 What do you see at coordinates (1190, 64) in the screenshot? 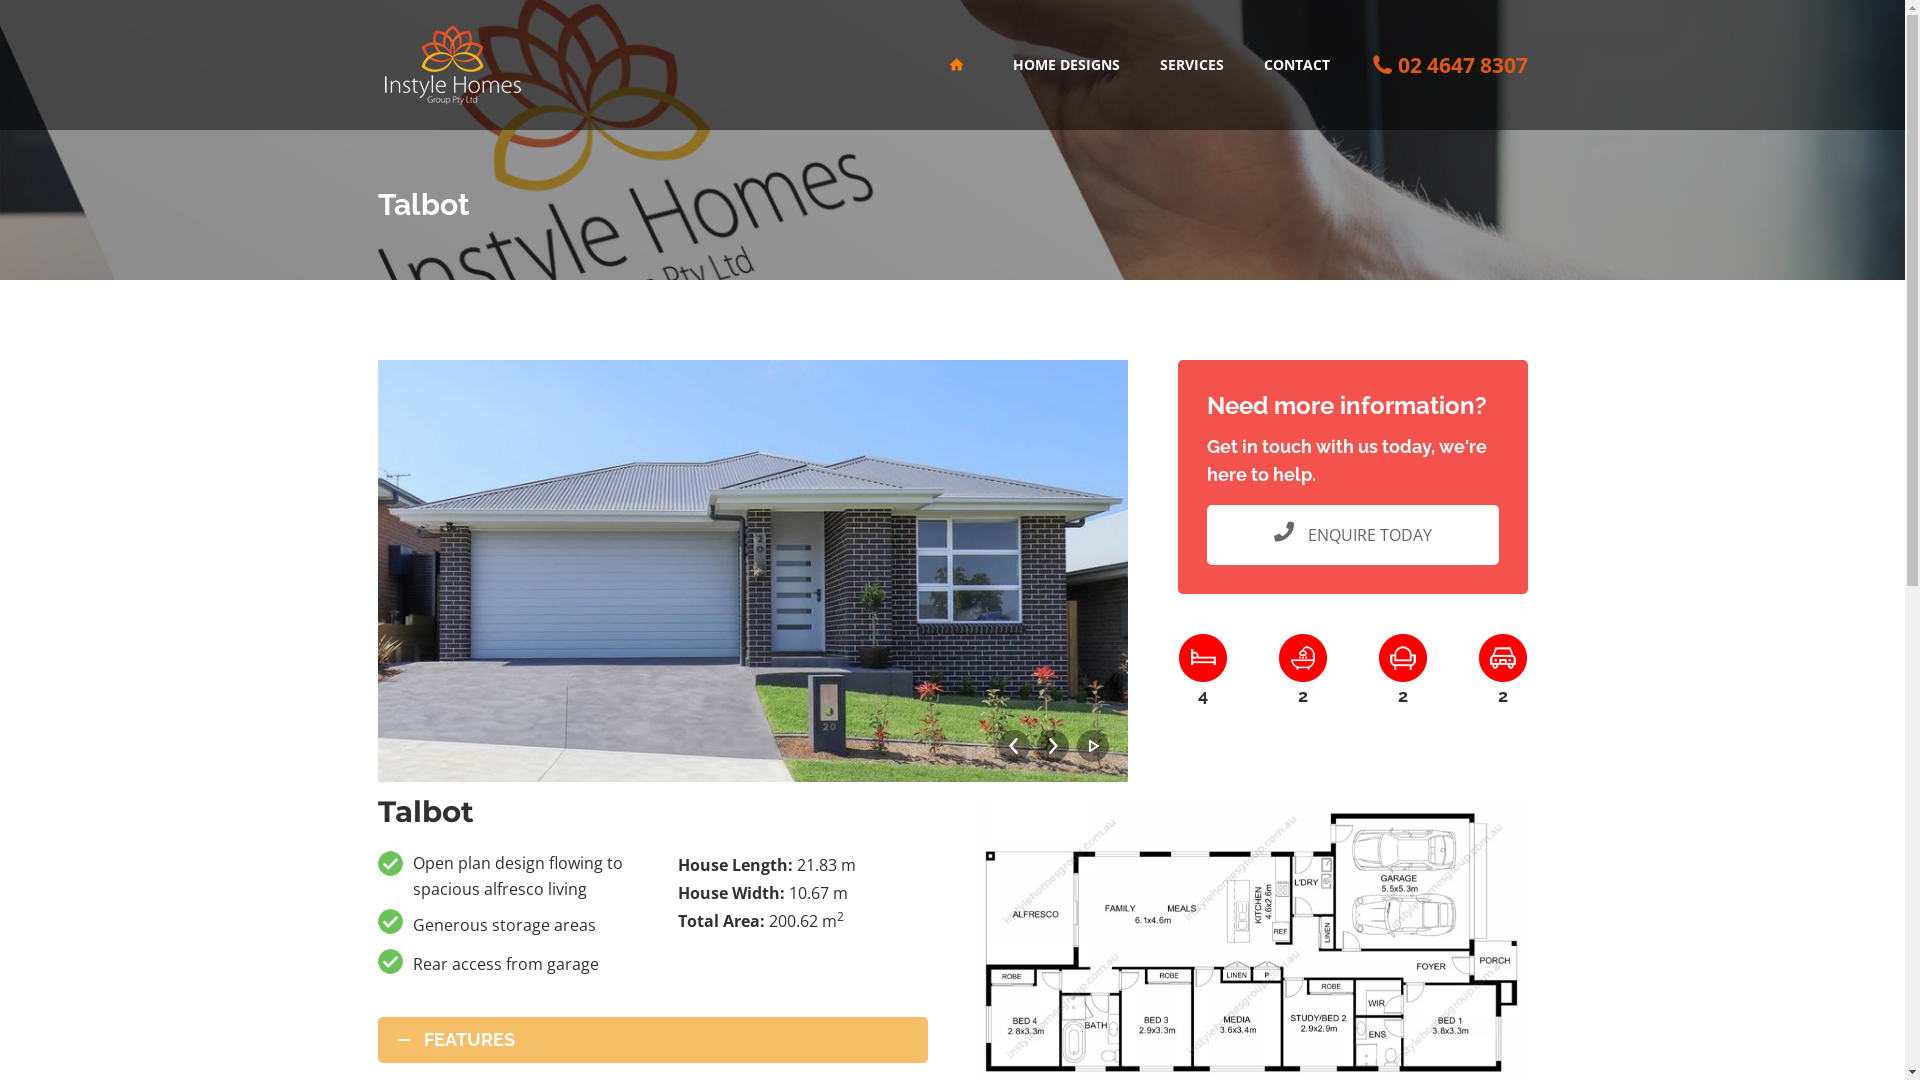
I see `'SERVICES'` at bounding box center [1190, 64].